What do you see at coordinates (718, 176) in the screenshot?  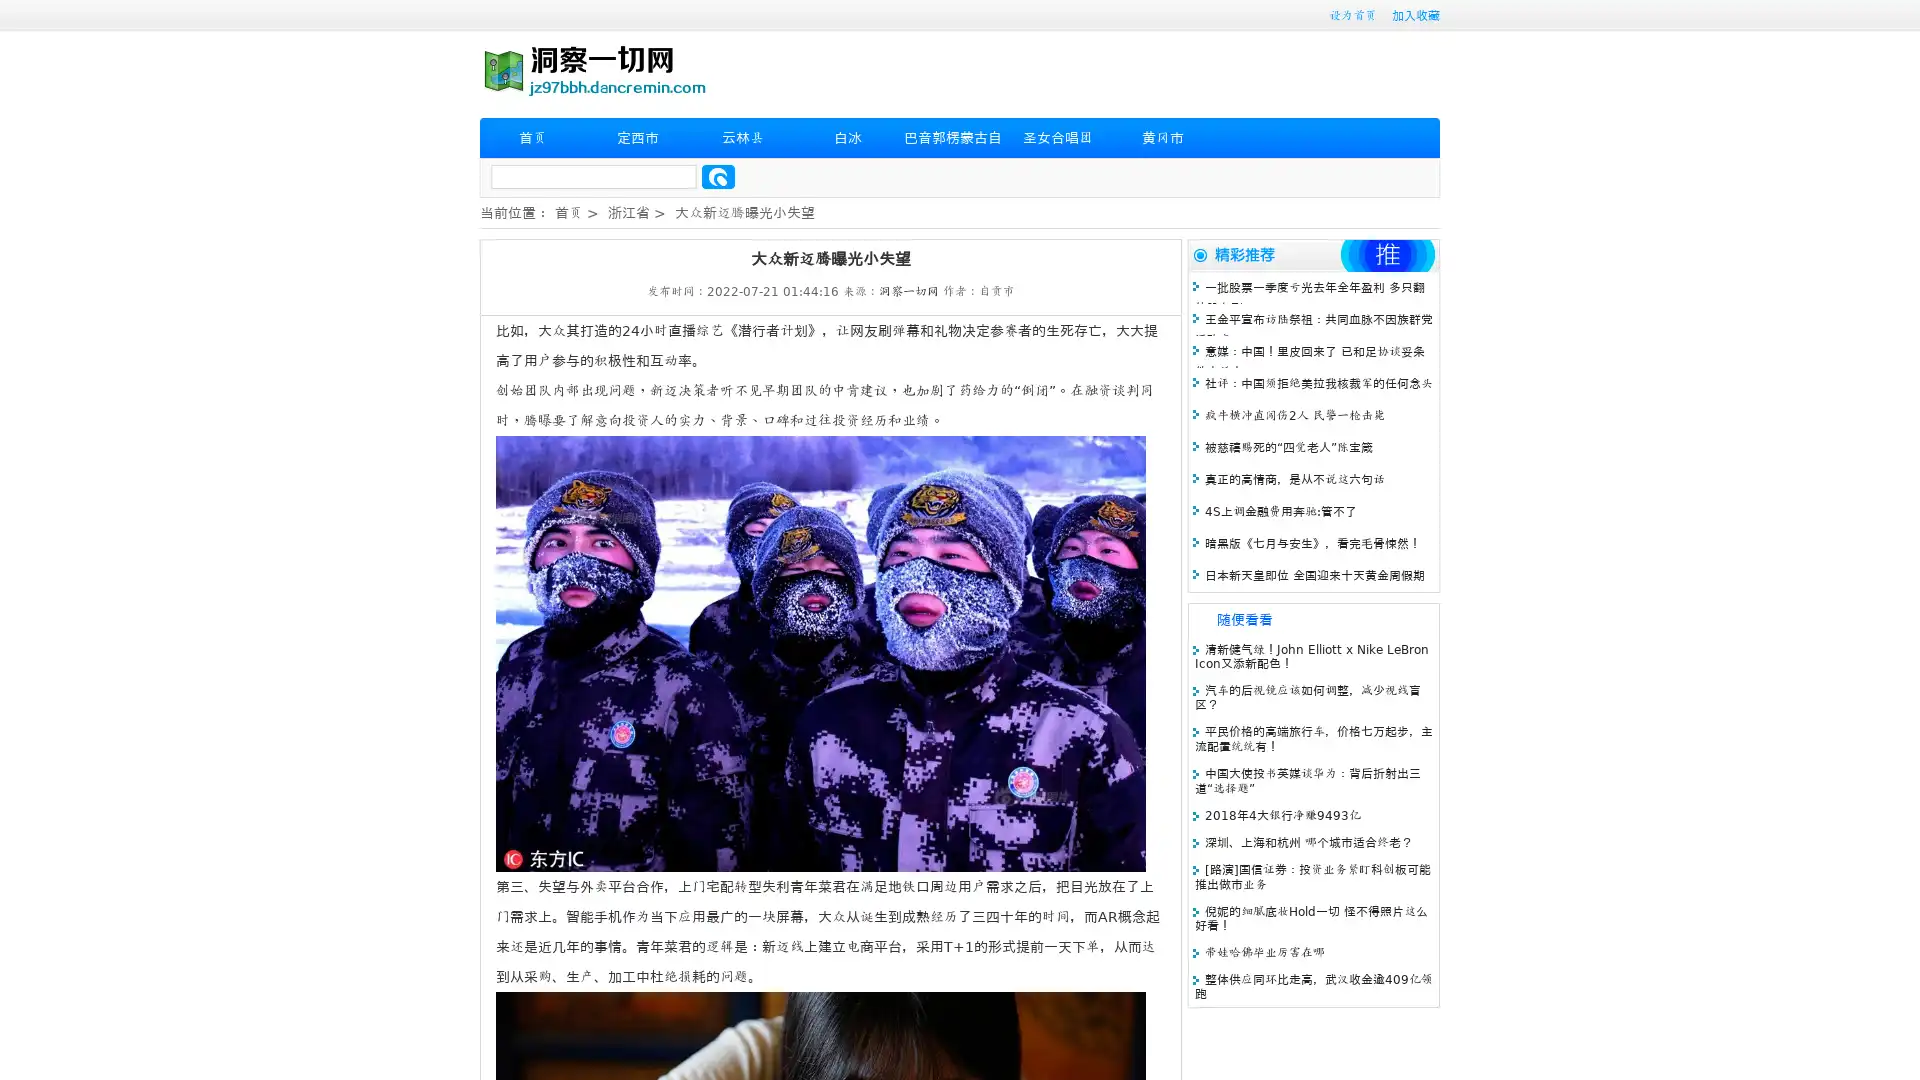 I see `Search` at bounding box center [718, 176].